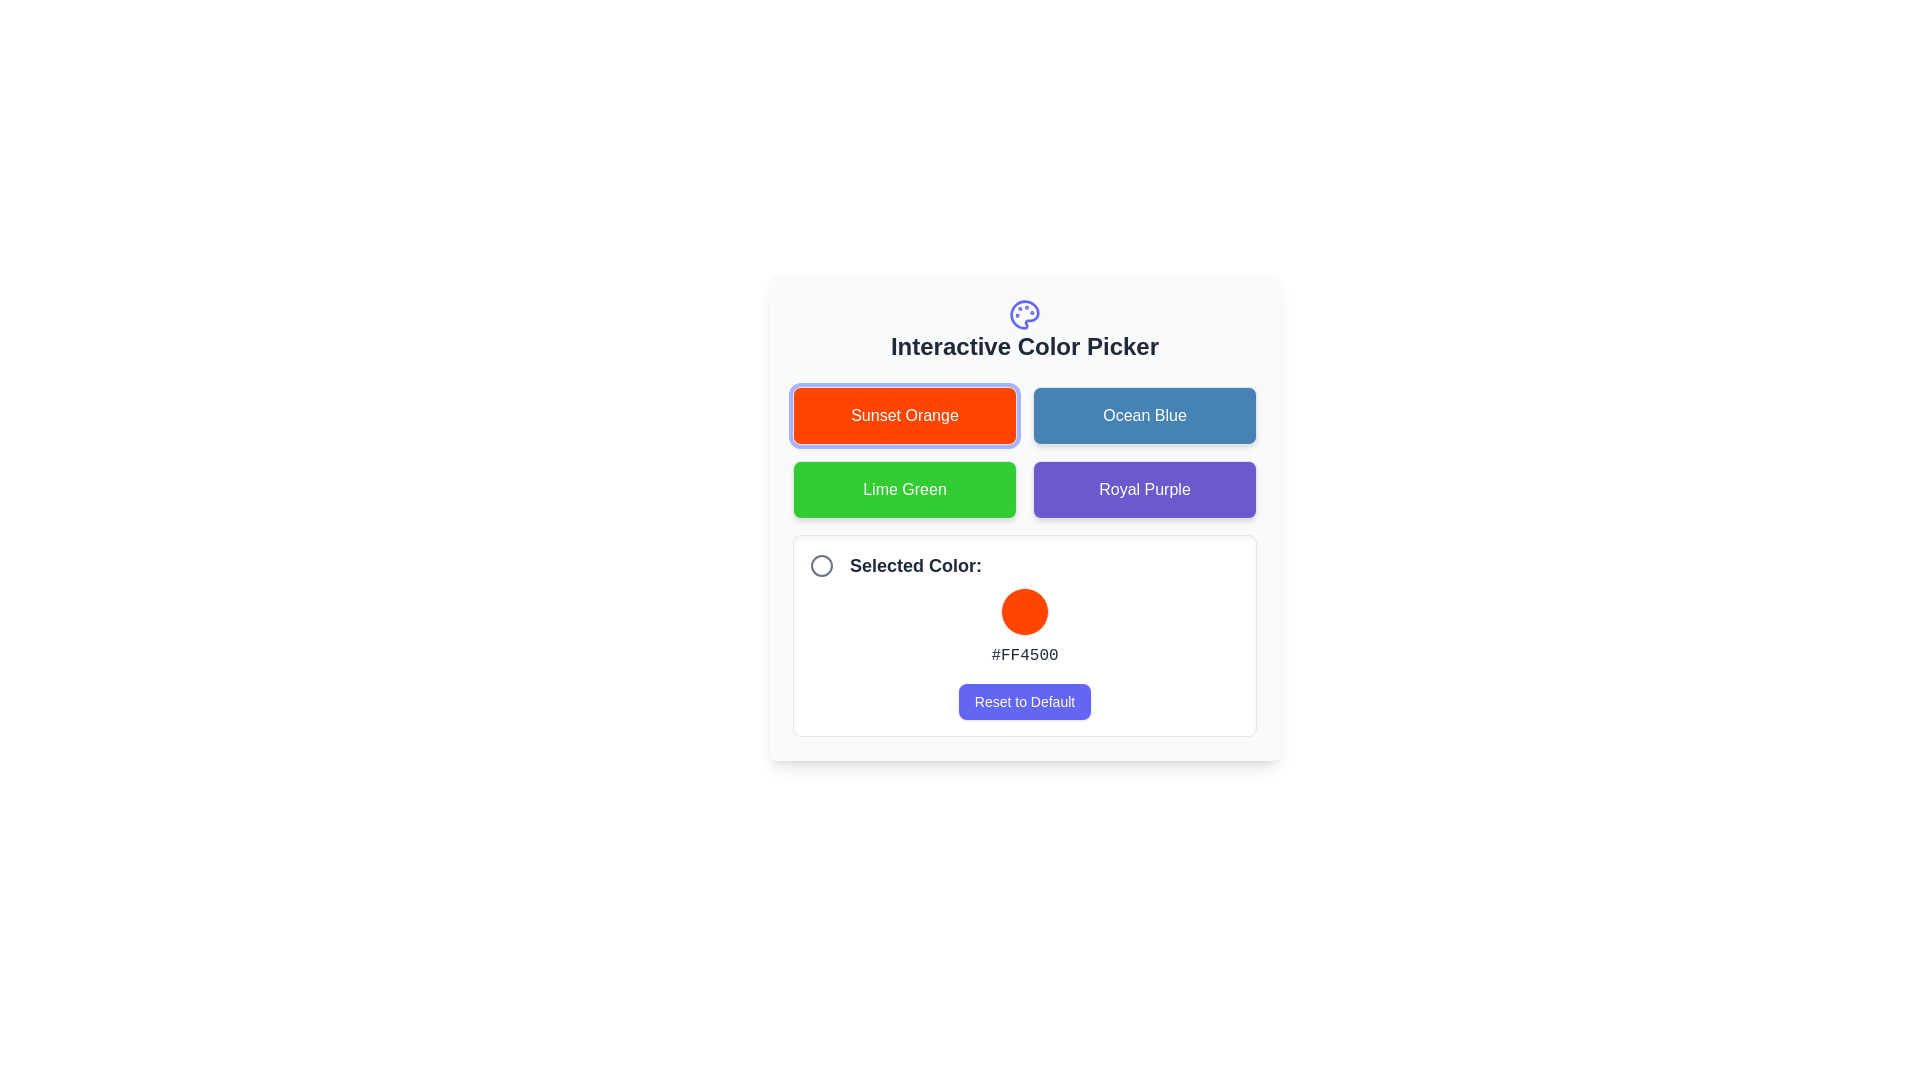  What do you see at coordinates (1145, 489) in the screenshot?
I see `the 'Royal Purple' button located at the bottom-right of the grid layout to trigger the scaling effect` at bounding box center [1145, 489].